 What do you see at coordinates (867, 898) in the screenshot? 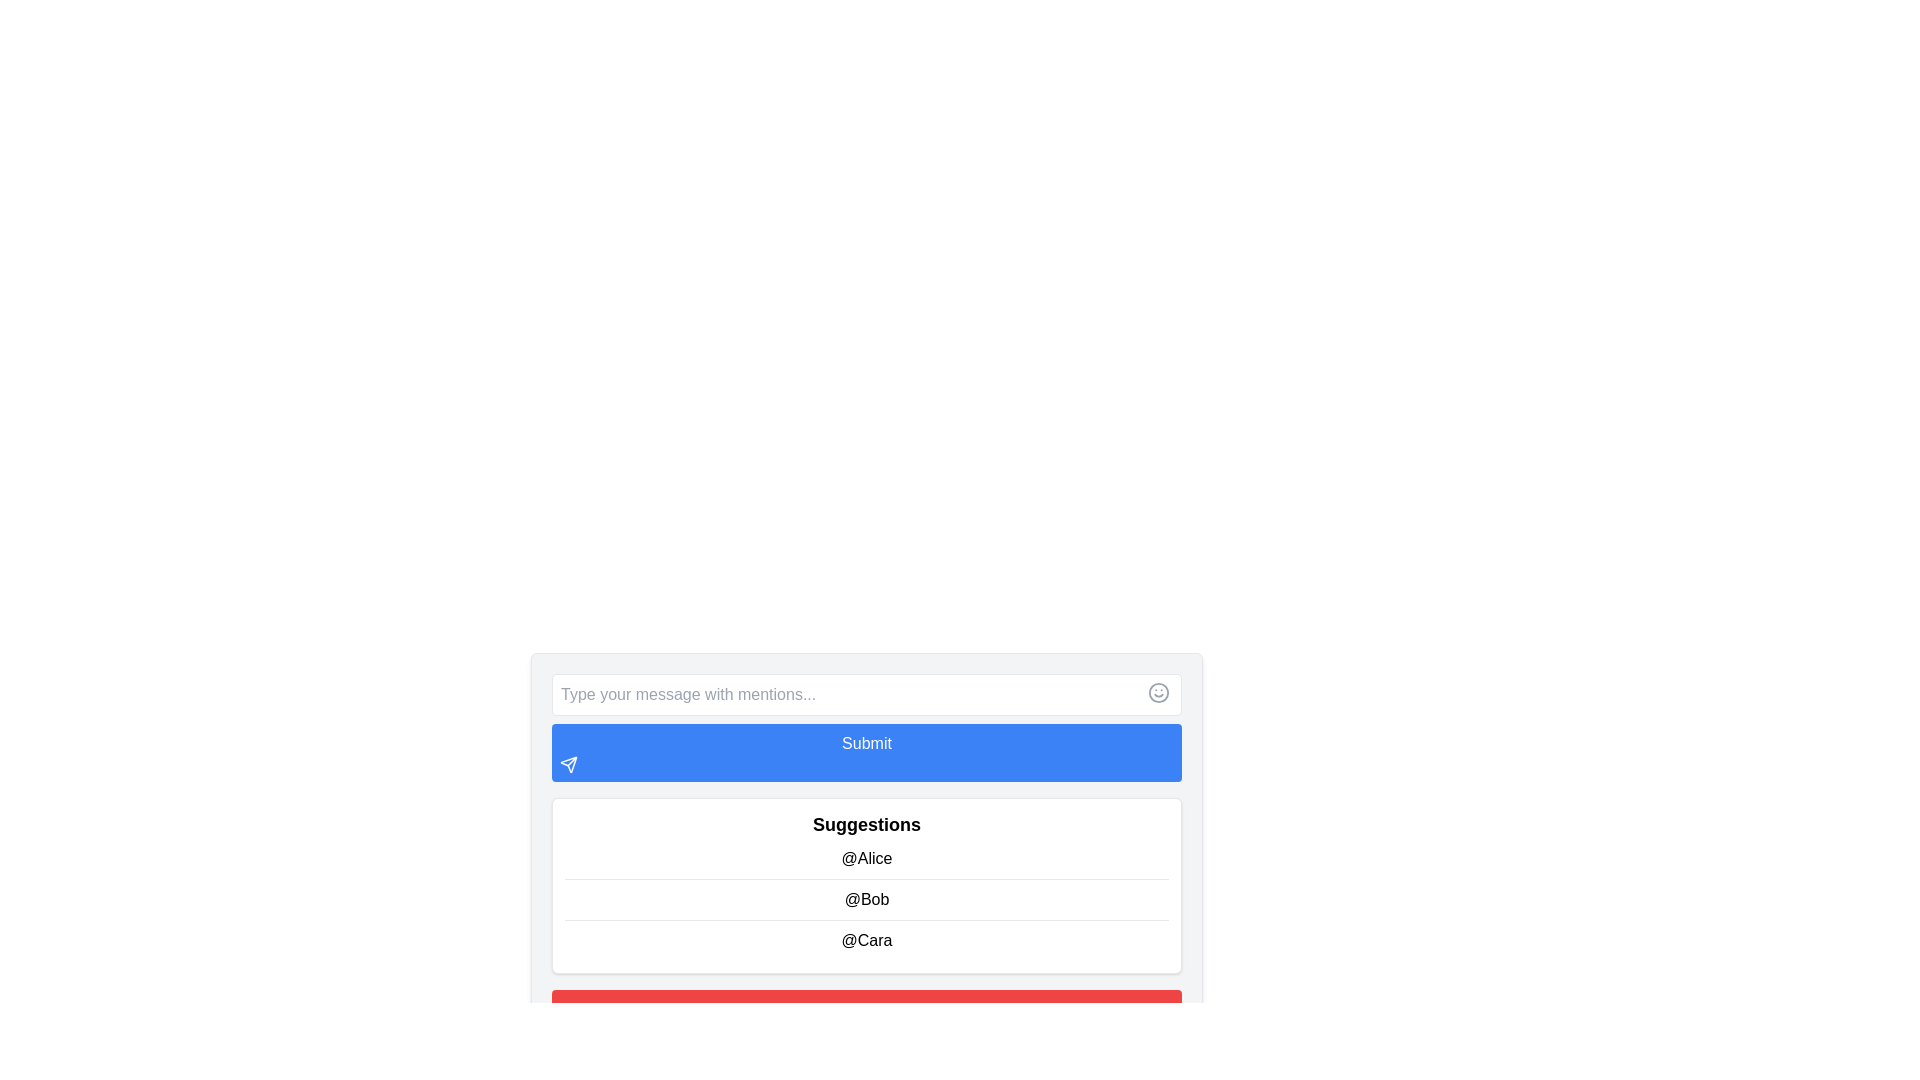
I see `the suggestion entry displaying '@Bob' in the interactive list` at bounding box center [867, 898].